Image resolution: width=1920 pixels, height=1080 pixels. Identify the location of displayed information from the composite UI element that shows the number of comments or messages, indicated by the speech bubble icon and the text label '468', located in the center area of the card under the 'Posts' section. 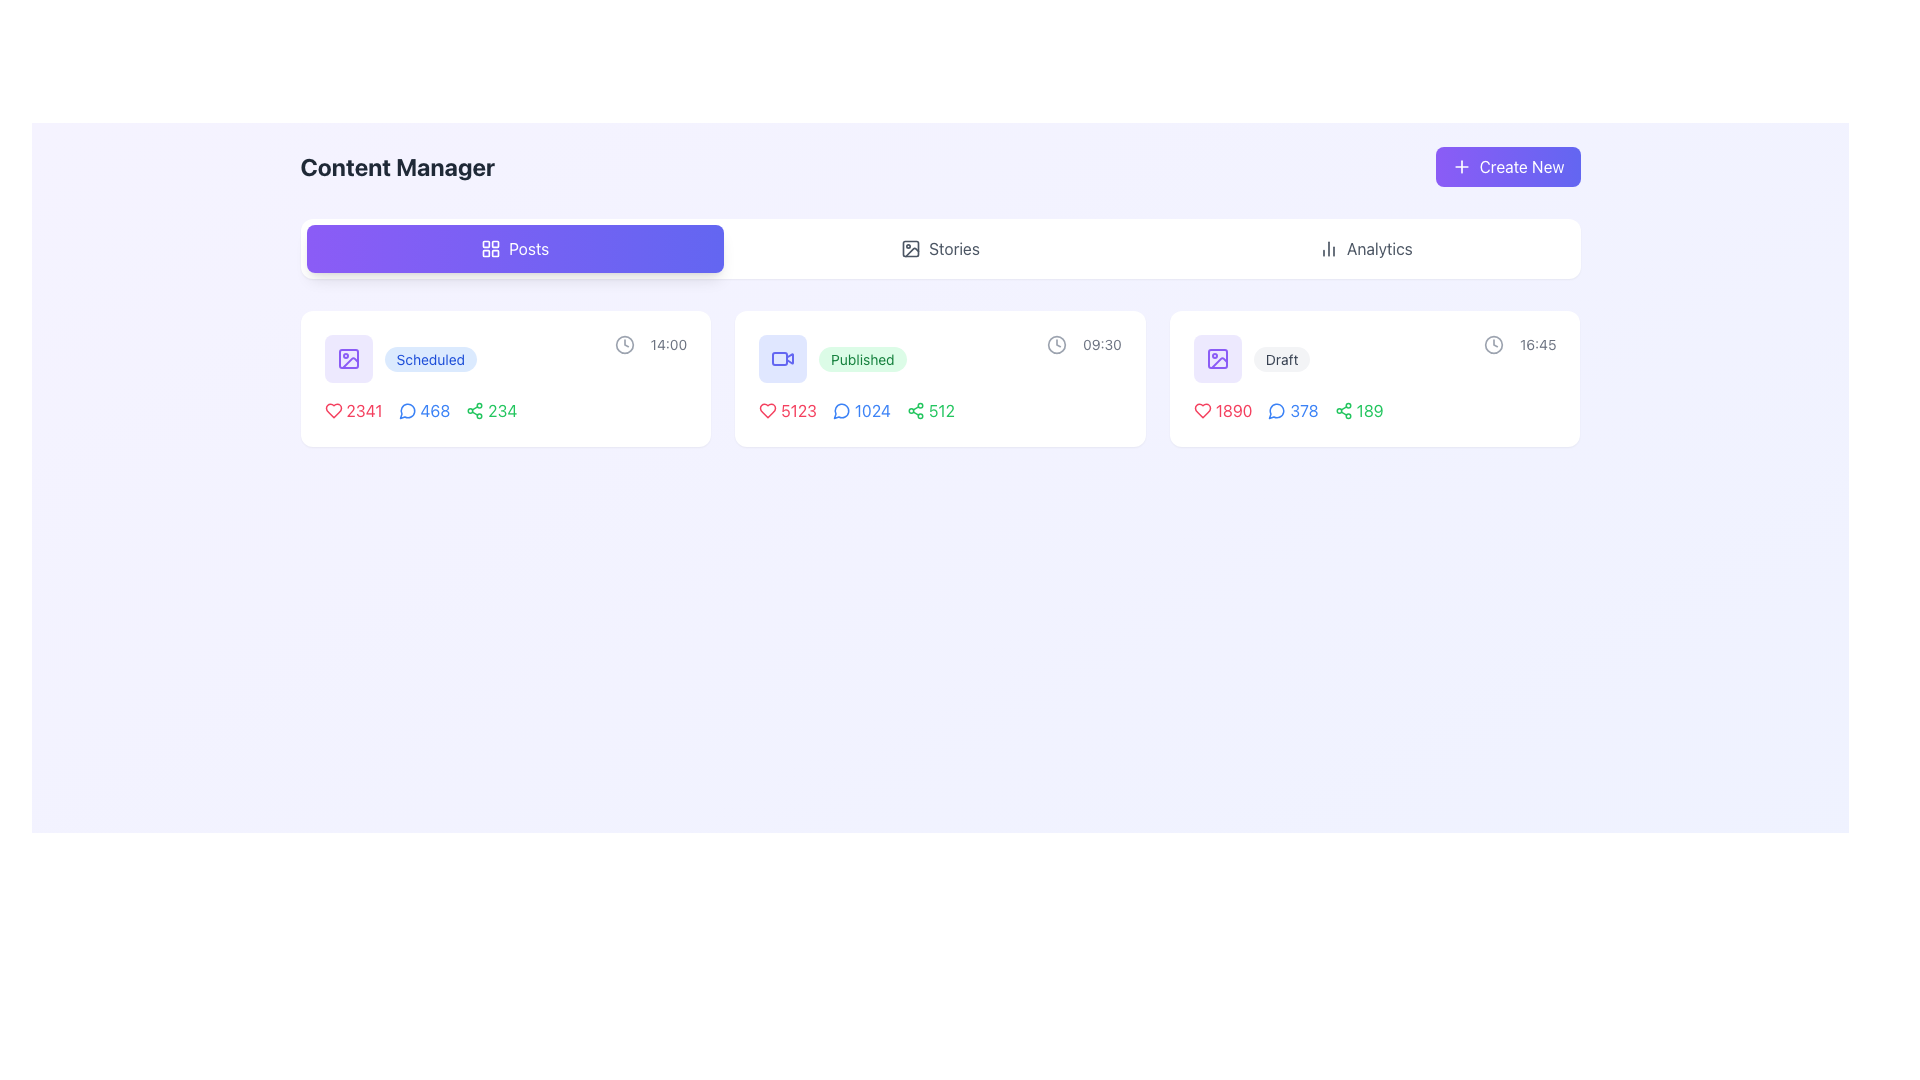
(423, 410).